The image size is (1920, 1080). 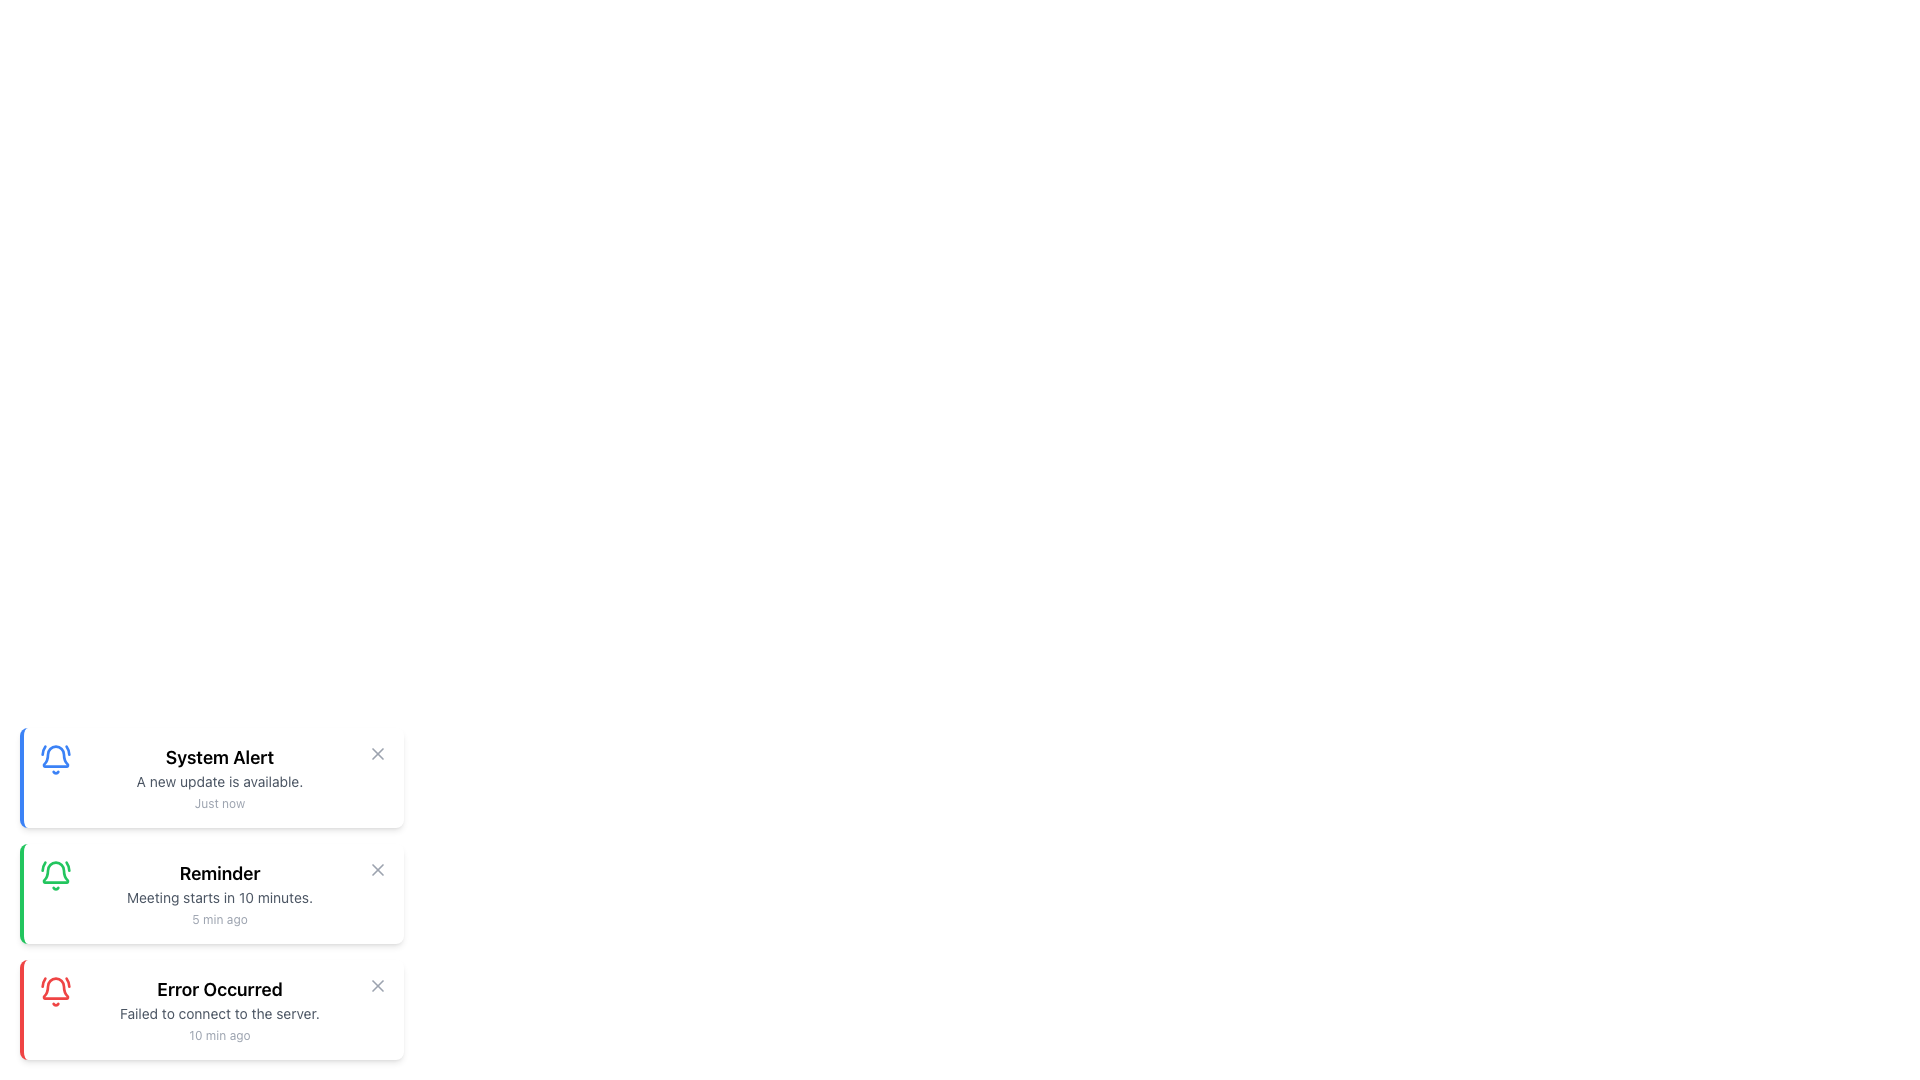 What do you see at coordinates (220, 873) in the screenshot?
I see `the text label displaying 'Reminder', which is styled with a bold typeface and positioned at the top of the notification card` at bounding box center [220, 873].